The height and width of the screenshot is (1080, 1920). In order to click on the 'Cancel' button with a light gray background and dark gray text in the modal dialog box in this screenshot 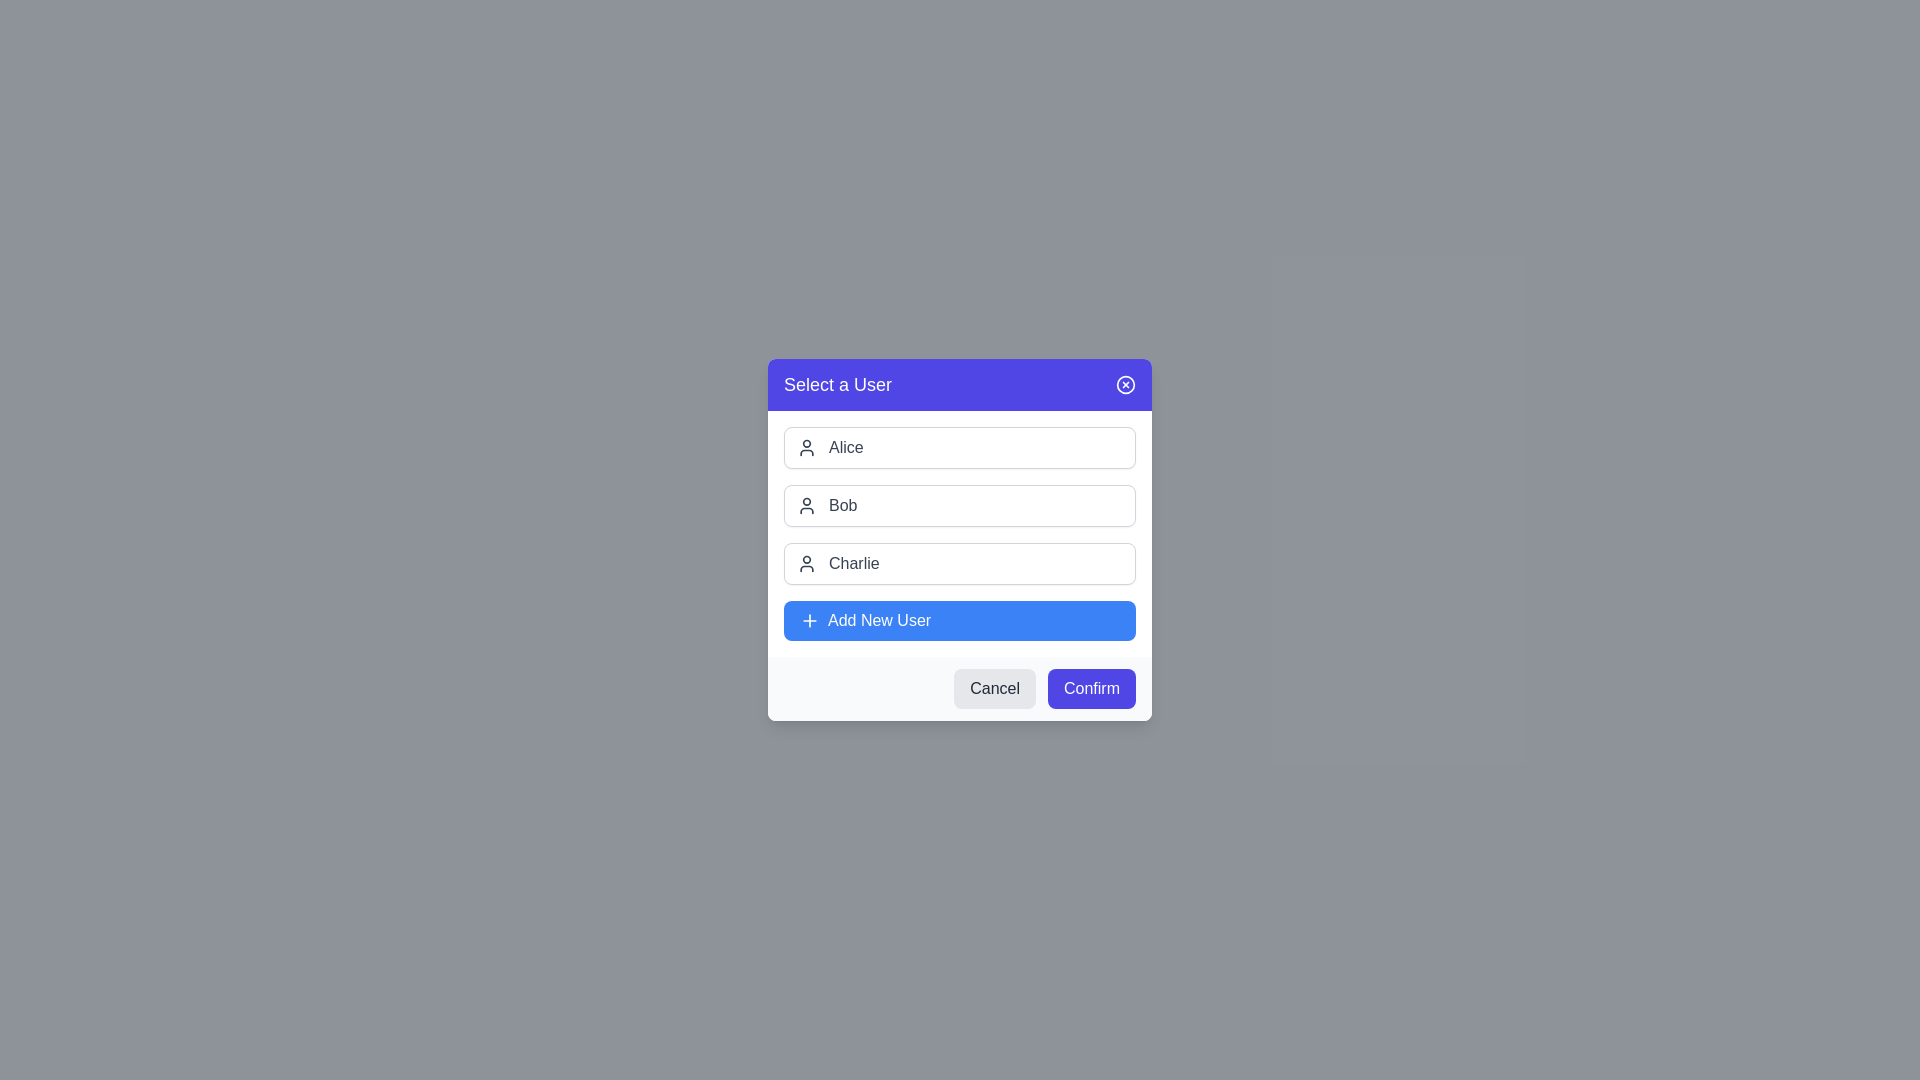, I will do `click(995, 688)`.